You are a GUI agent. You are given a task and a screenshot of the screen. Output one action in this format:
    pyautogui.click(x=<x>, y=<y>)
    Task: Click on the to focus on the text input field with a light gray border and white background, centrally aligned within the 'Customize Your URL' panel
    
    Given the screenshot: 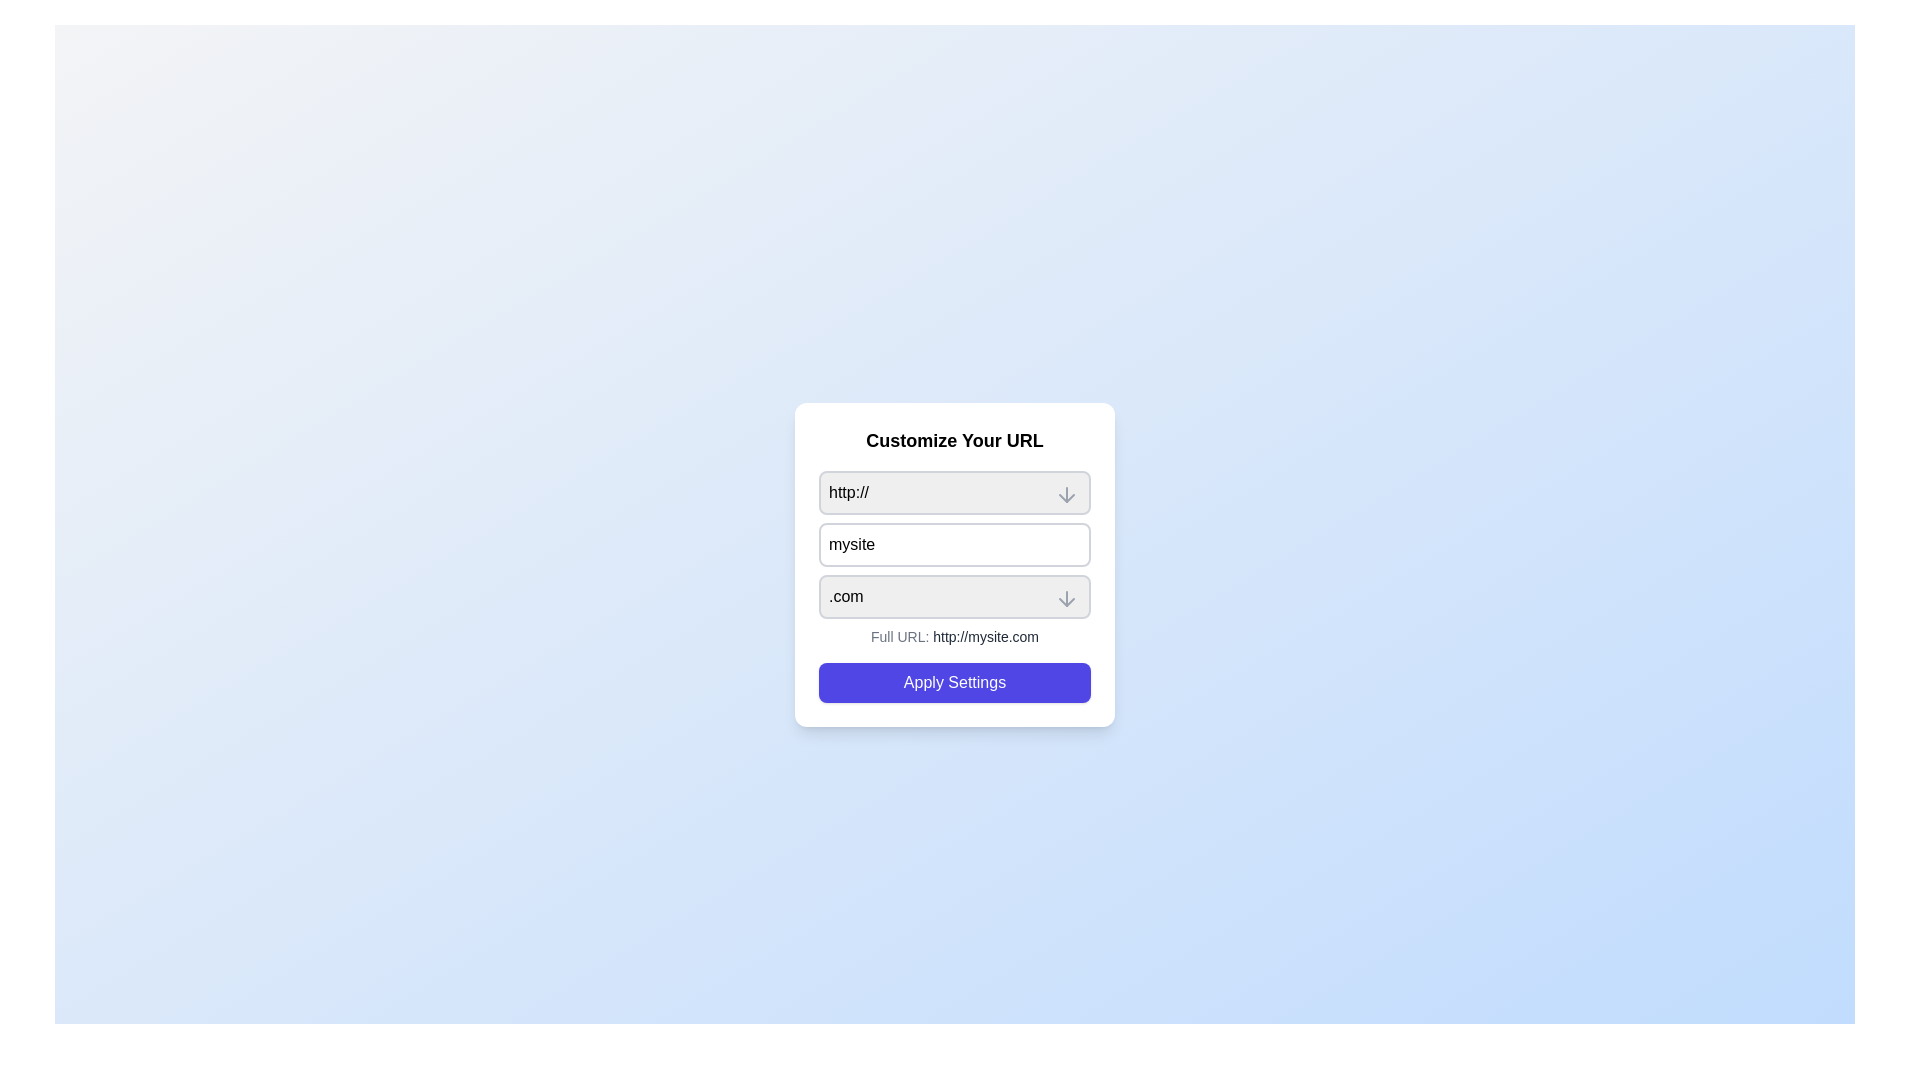 What is the action you would take?
    pyautogui.click(x=954, y=559)
    